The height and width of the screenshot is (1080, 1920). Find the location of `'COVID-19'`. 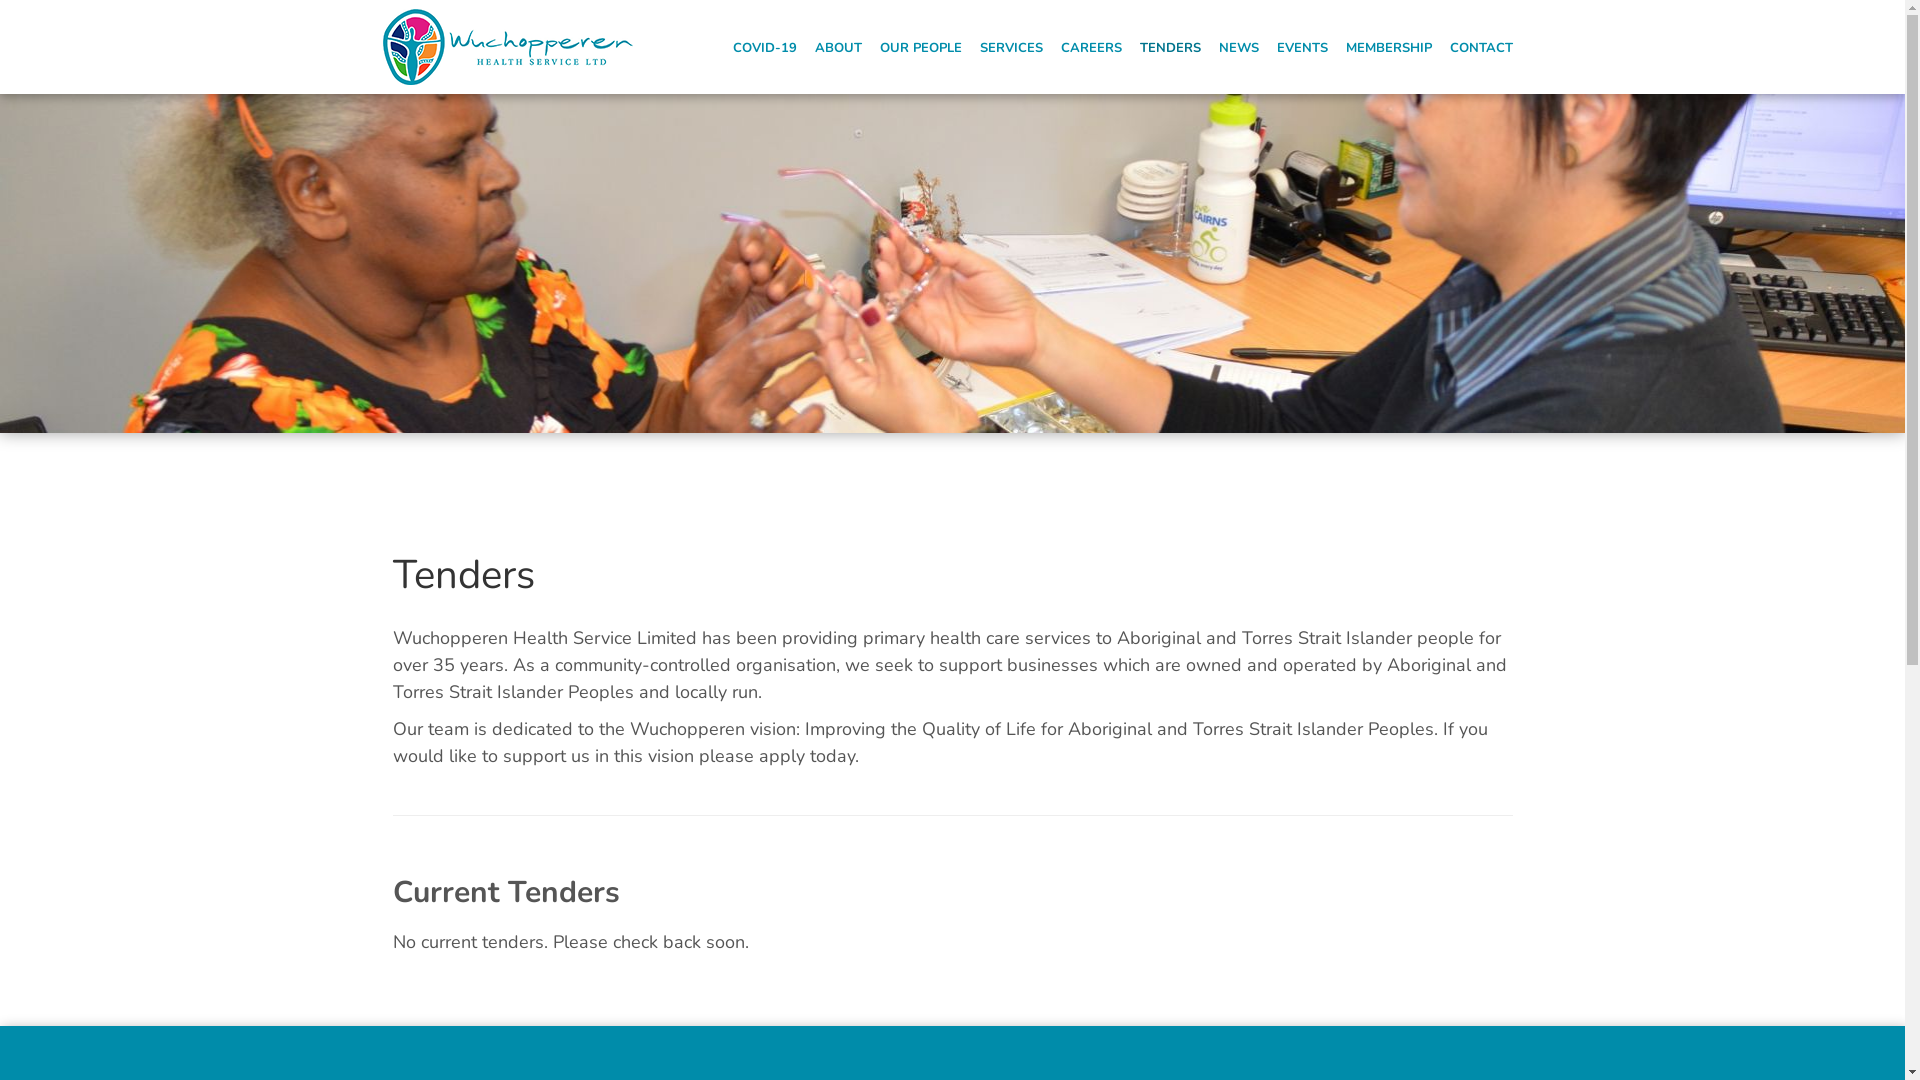

'COVID-19' is located at coordinates (763, 46).